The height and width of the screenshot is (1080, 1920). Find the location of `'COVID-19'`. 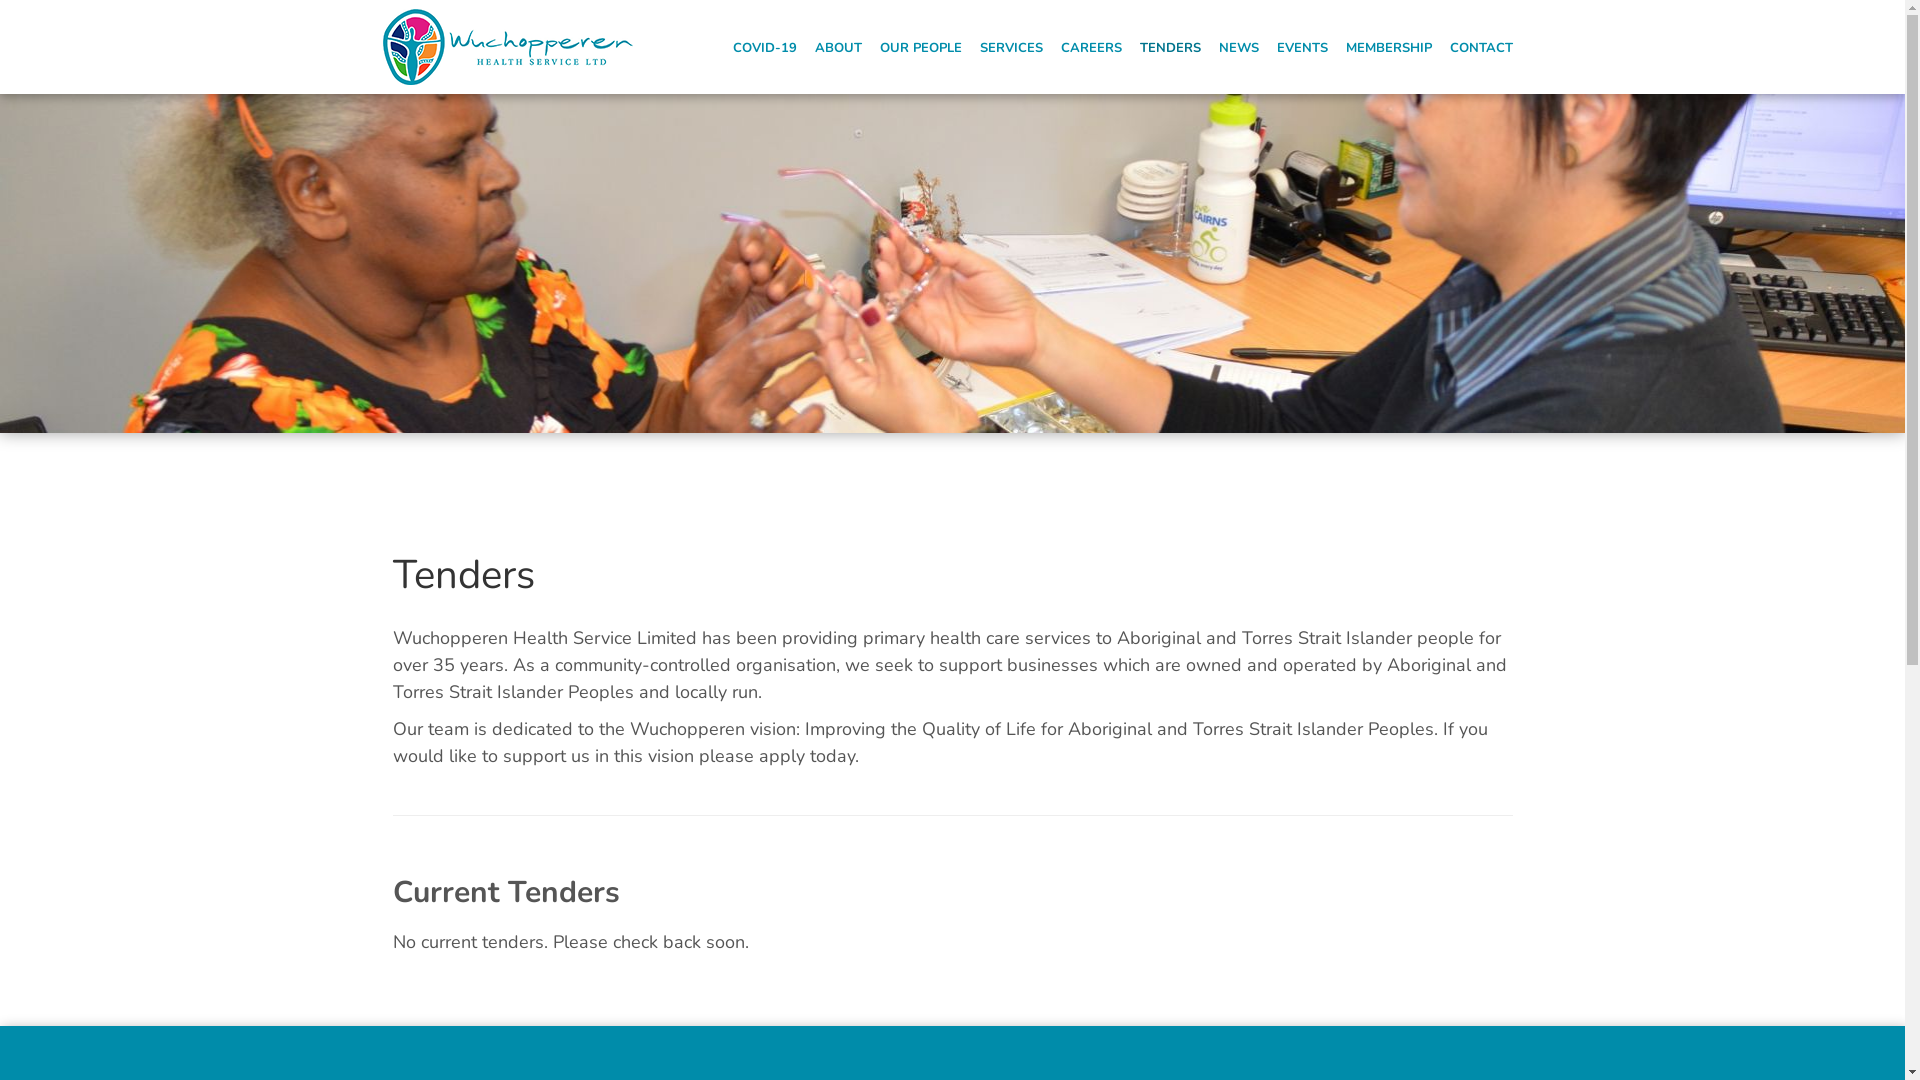

'COVID-19' is located at coordinates (763, 46).